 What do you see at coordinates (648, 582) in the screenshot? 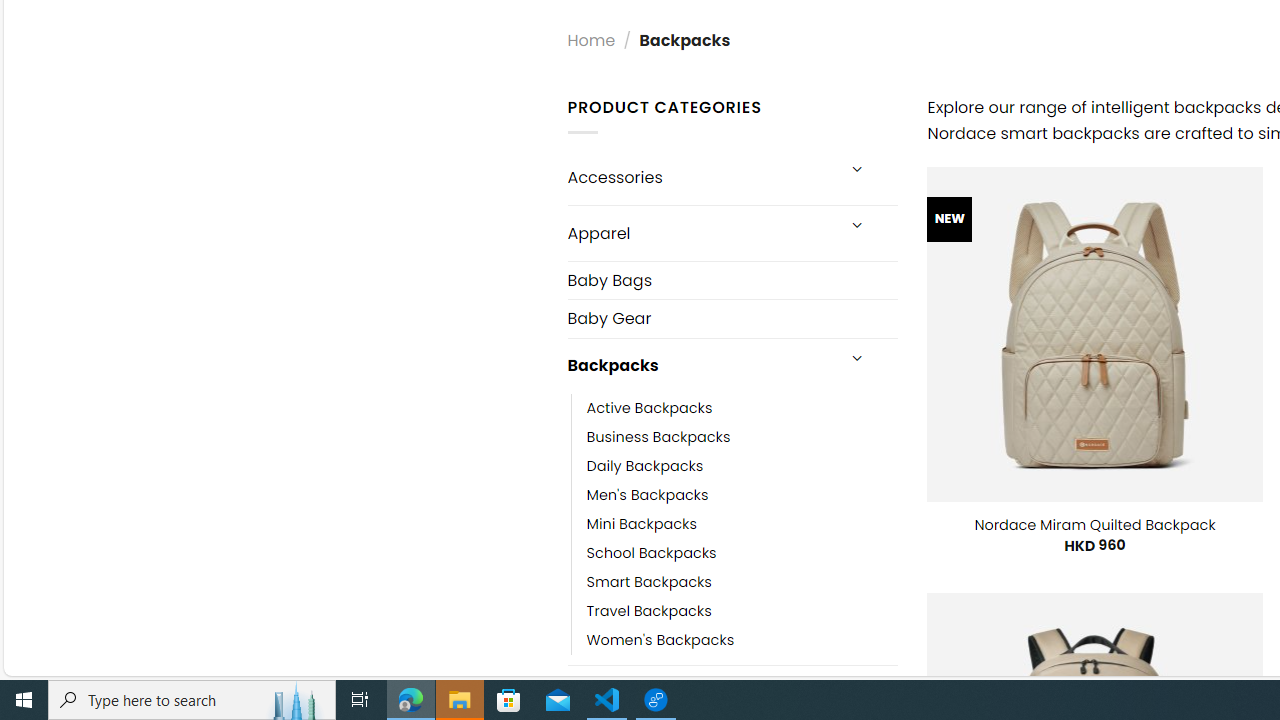
I see `'Smart Backpacks'` at bounding box center [648, 582].